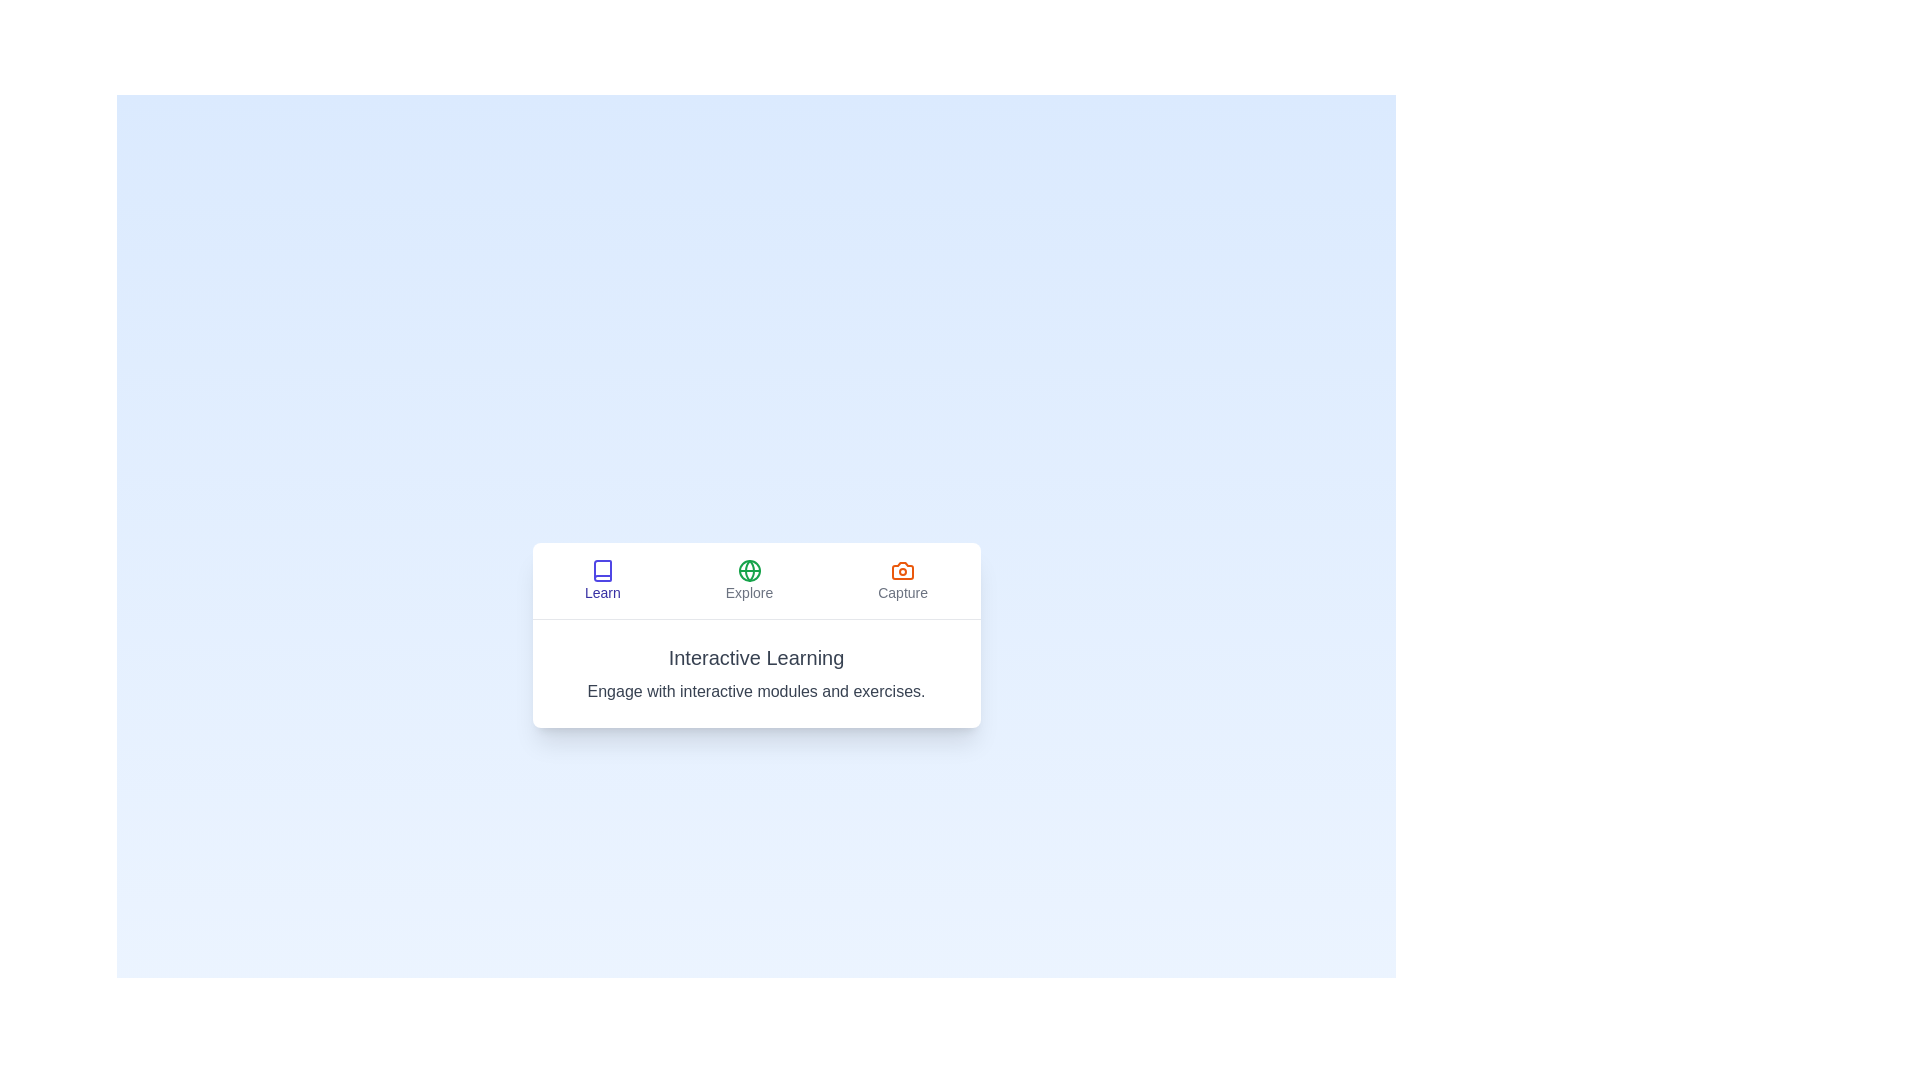 The height and width of the screenshot is (1080, 1920). Describe the element at coordinates (902, 570) in the screenshot. I see `the icon for the Capture tab` at that location.